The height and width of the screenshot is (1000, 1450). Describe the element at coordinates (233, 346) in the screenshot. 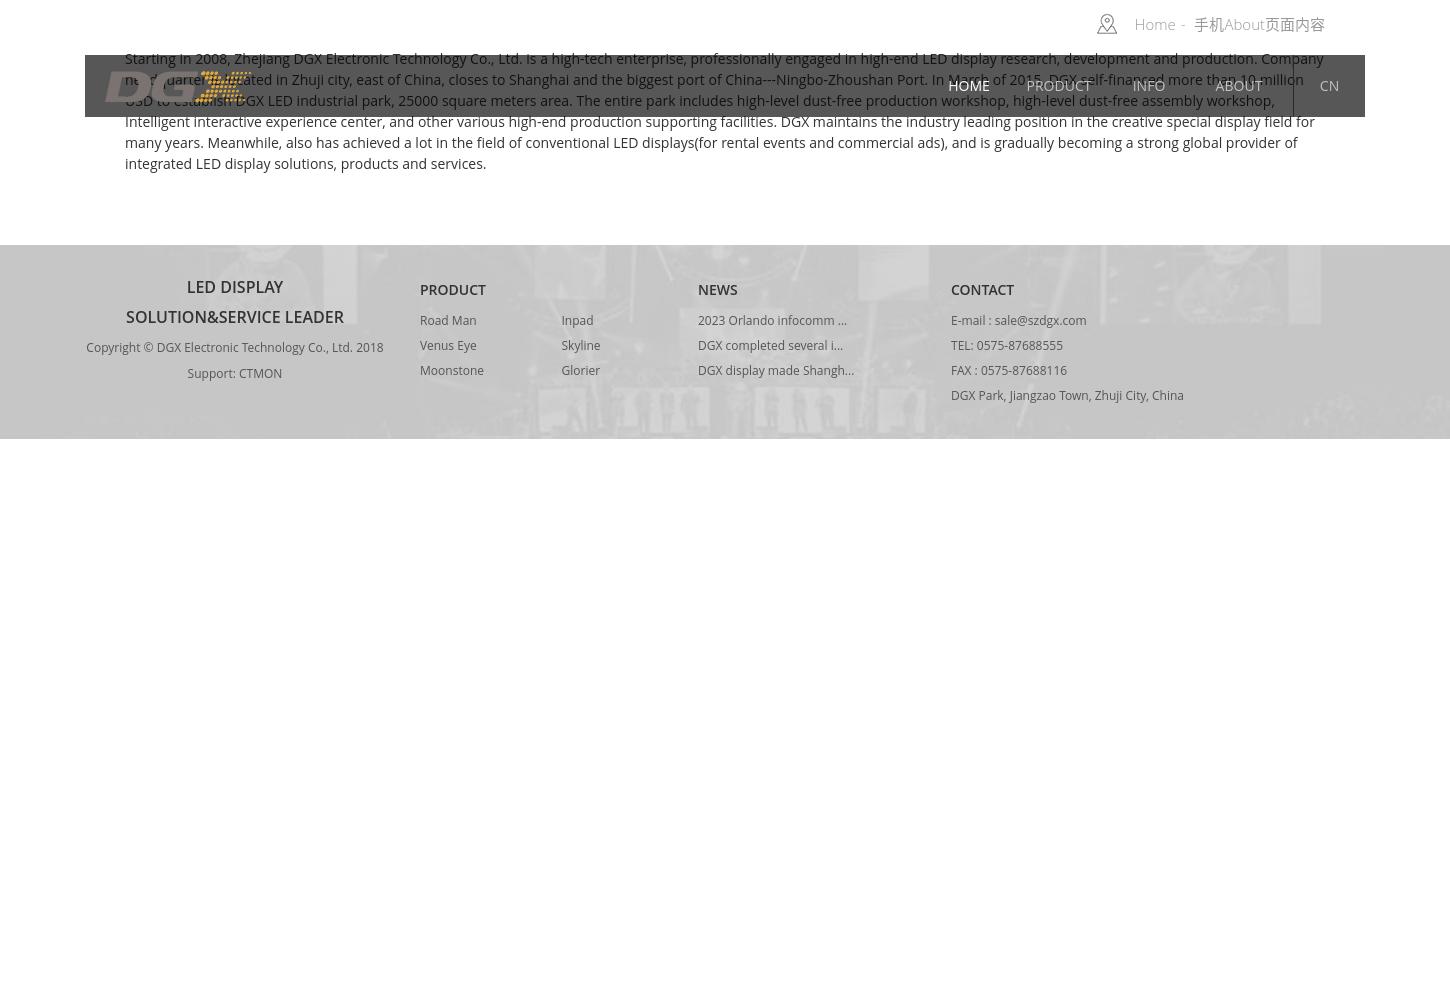

I see `'Copyright © DGX Electronic Technology Co., Ltd. 2018'` at that location.